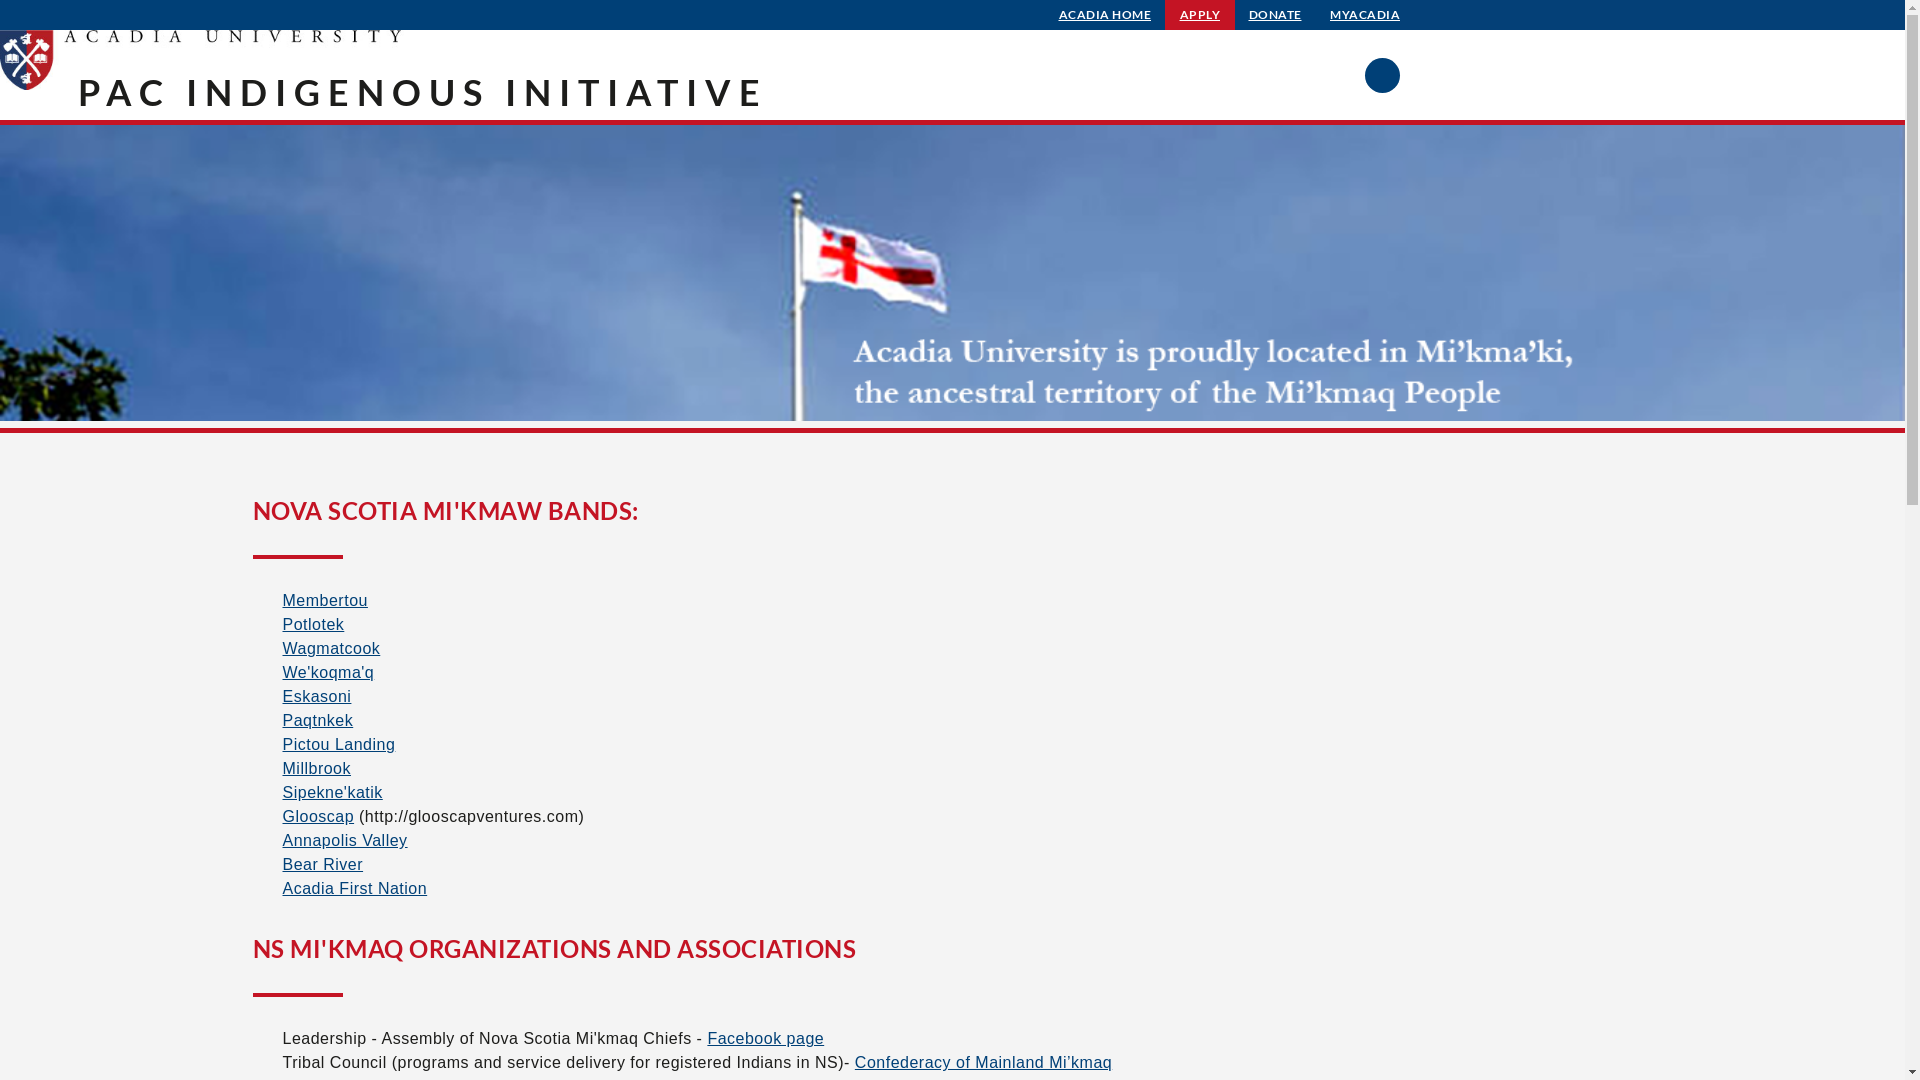  Describe the element at coordinates (316, 816) in the screenshot. I see `'Glooscap'` at that location.